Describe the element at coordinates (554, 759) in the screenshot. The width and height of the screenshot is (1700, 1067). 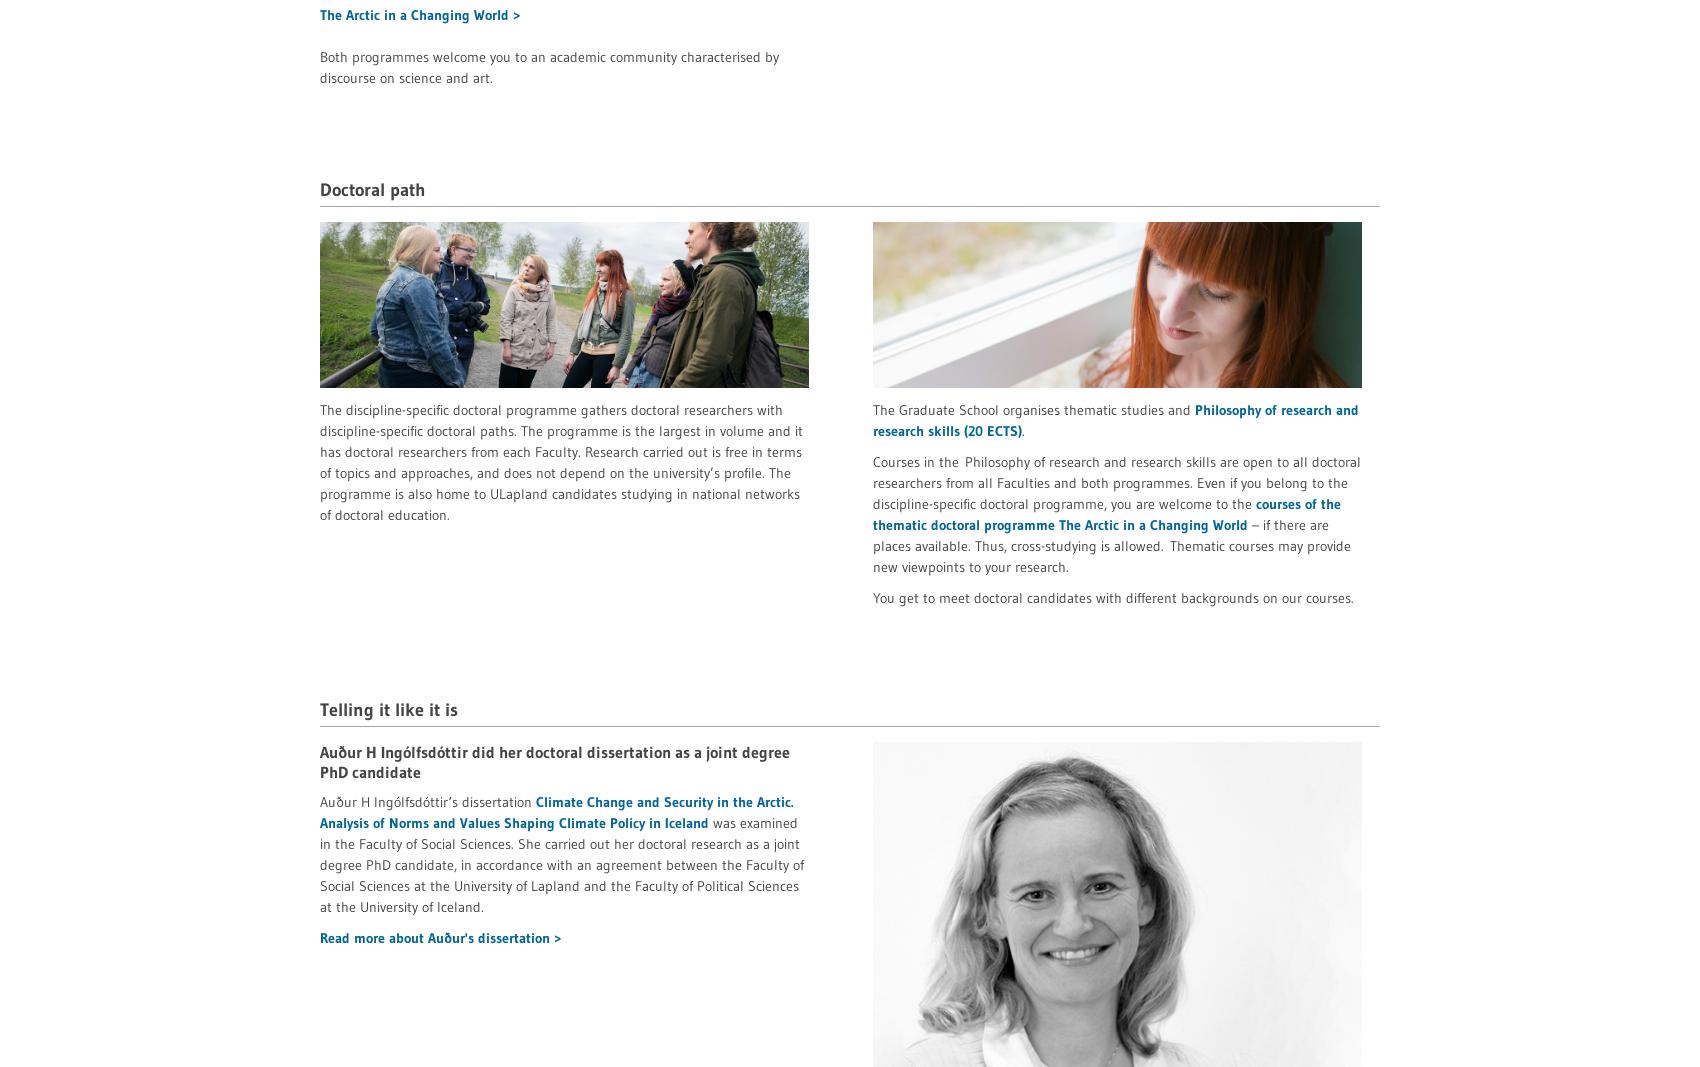
I see `'Auður H Ingólfsdóttir did her doctoral dissertation as a joint degree PhD candidate'` at that location.